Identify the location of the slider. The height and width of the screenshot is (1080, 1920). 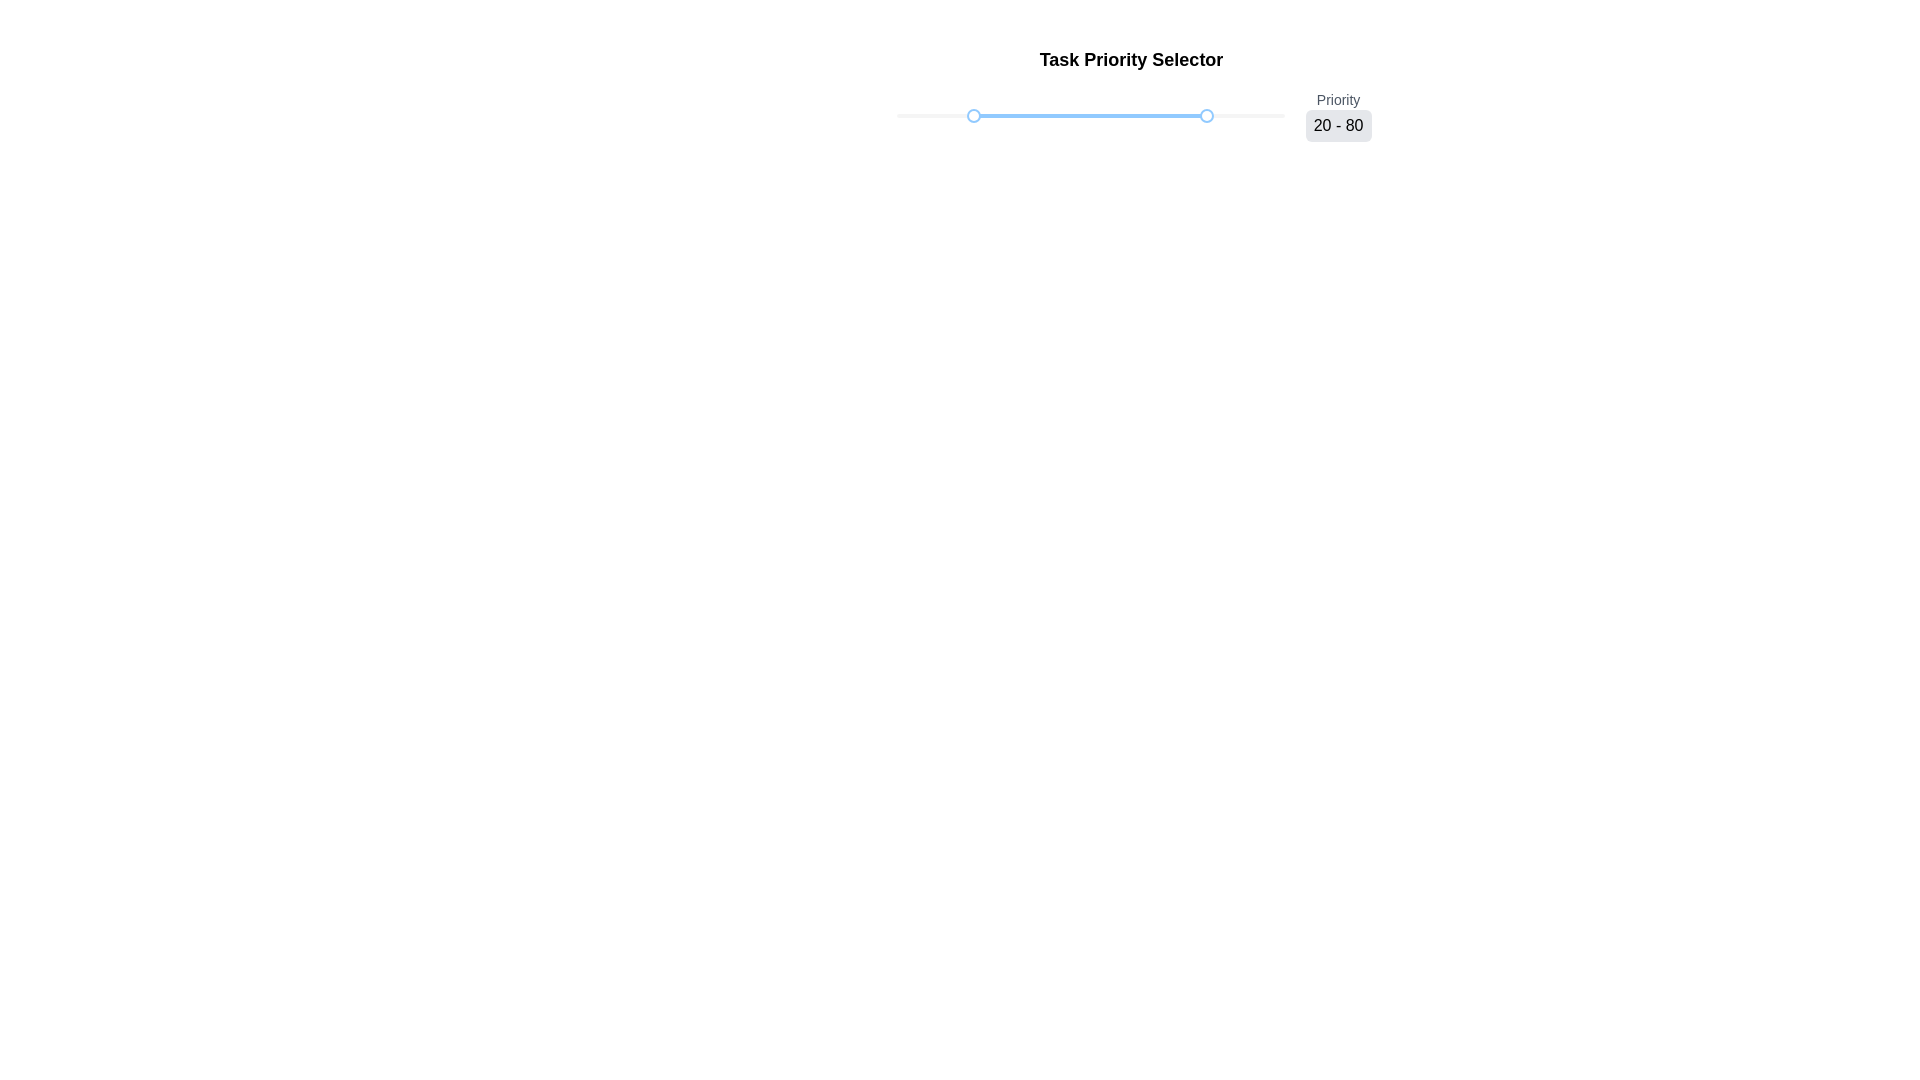
(949, 115).